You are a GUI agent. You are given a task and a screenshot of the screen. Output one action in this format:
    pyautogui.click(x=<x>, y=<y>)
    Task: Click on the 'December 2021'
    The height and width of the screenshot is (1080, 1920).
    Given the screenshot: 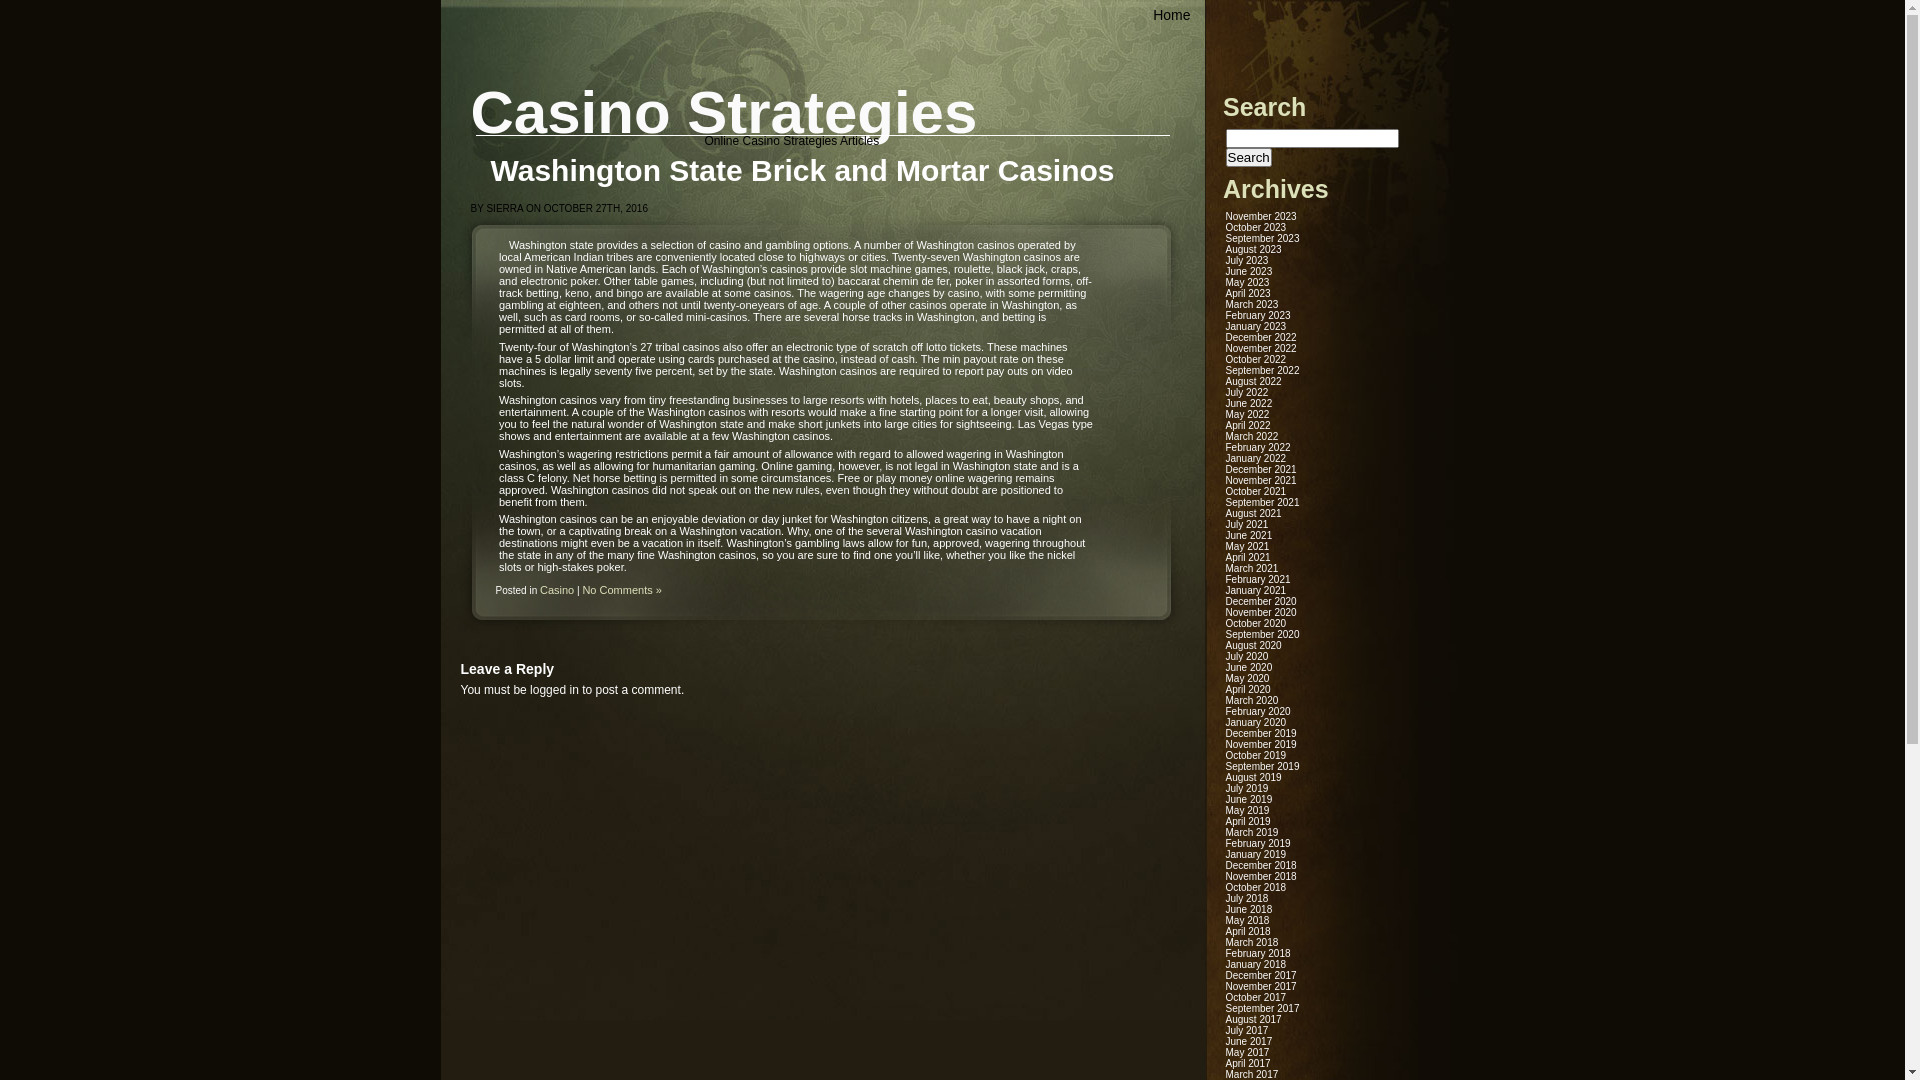 What is the action you would take?
    pyautogui.click(x=1260, y=469)
    